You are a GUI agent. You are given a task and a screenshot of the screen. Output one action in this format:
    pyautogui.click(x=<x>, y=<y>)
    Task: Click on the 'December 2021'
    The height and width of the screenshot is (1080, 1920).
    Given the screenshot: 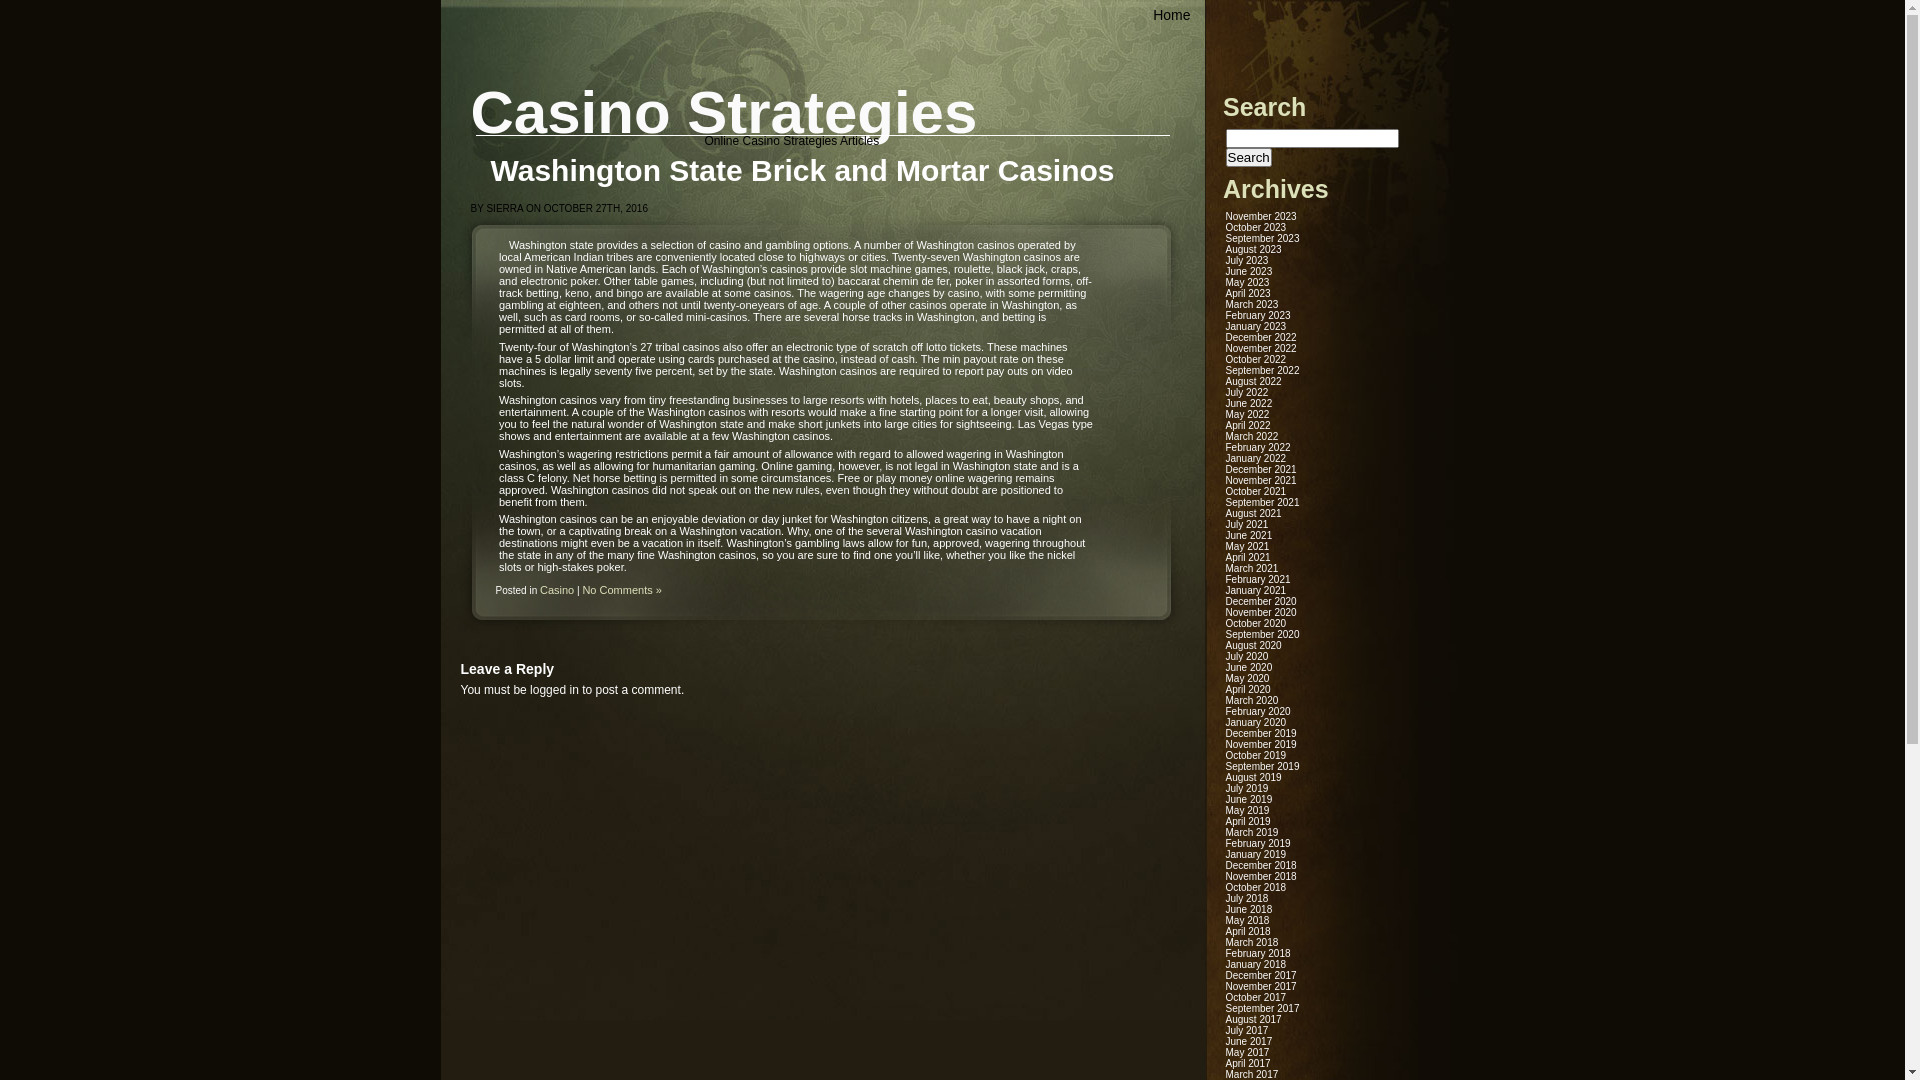 What is the action you would take?
    pyautogui.click(x=1260, y=469)
    